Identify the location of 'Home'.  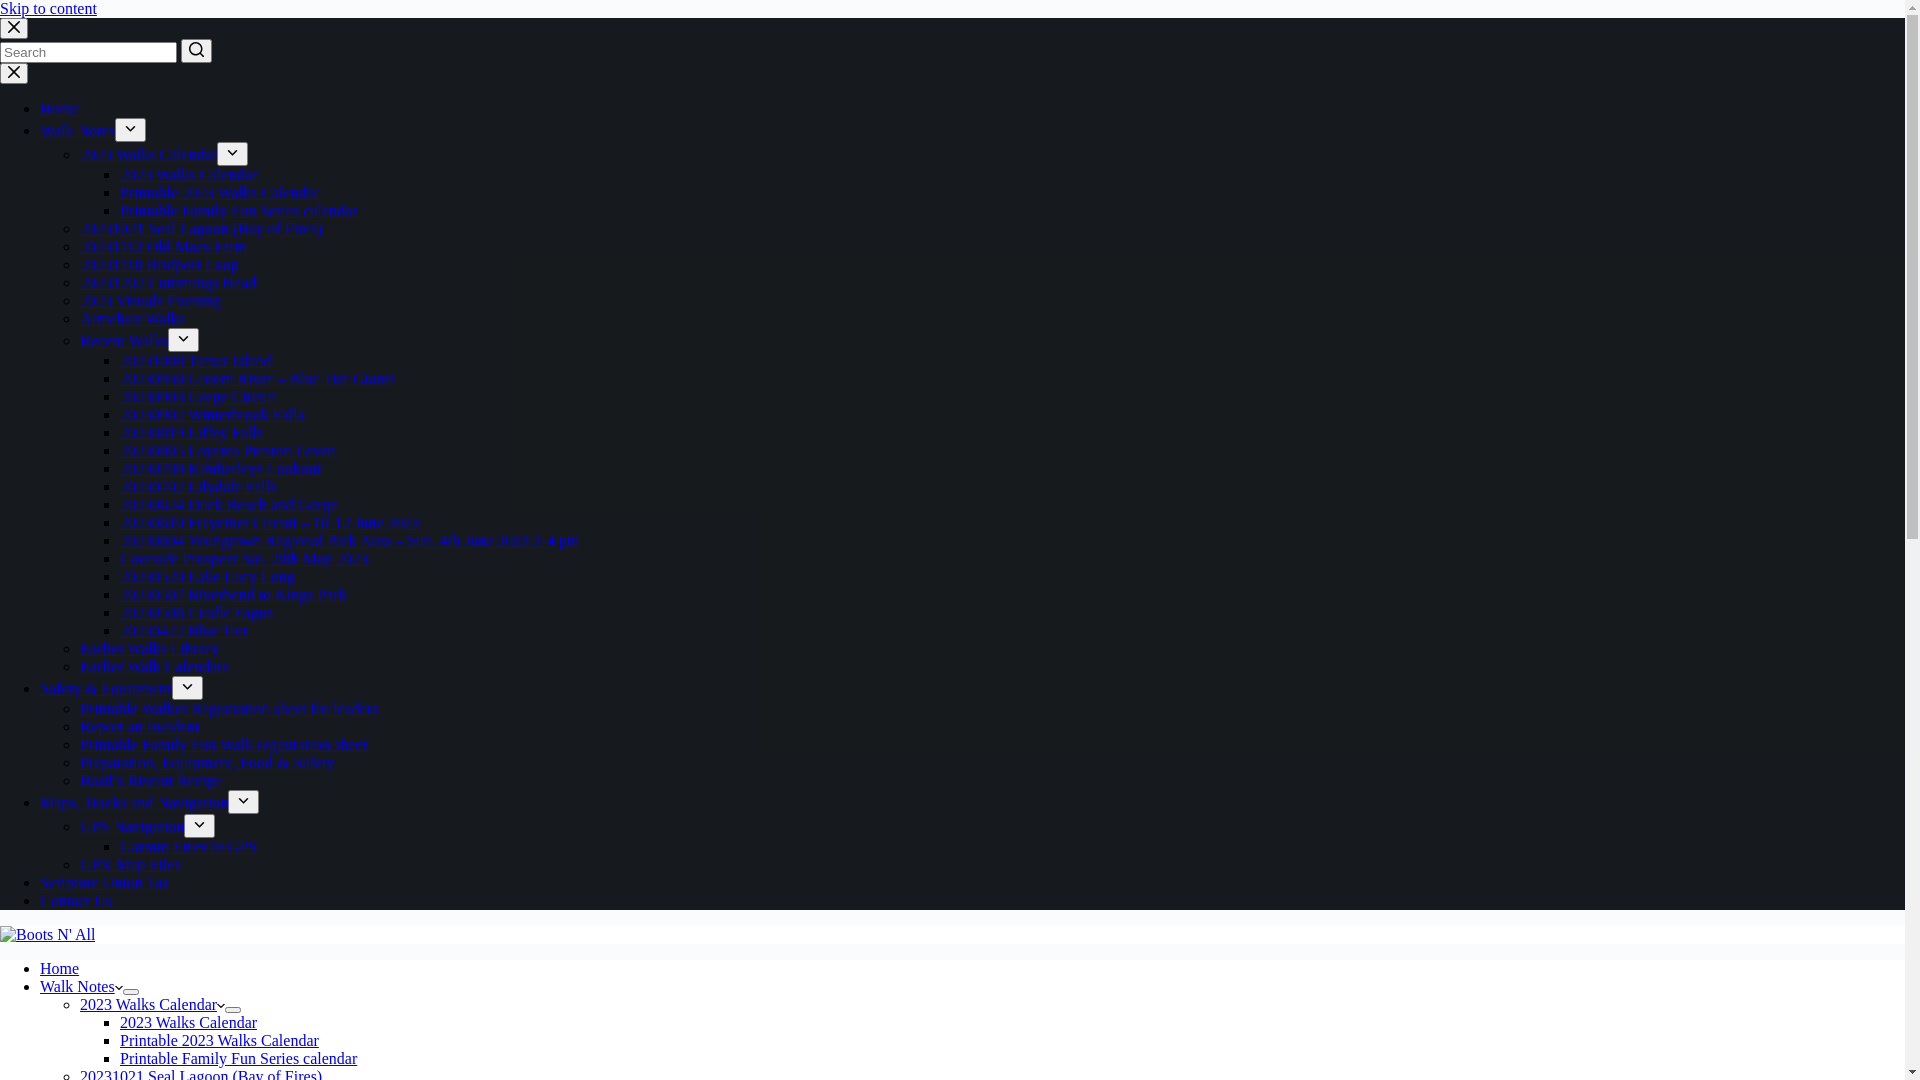
(59, 967).